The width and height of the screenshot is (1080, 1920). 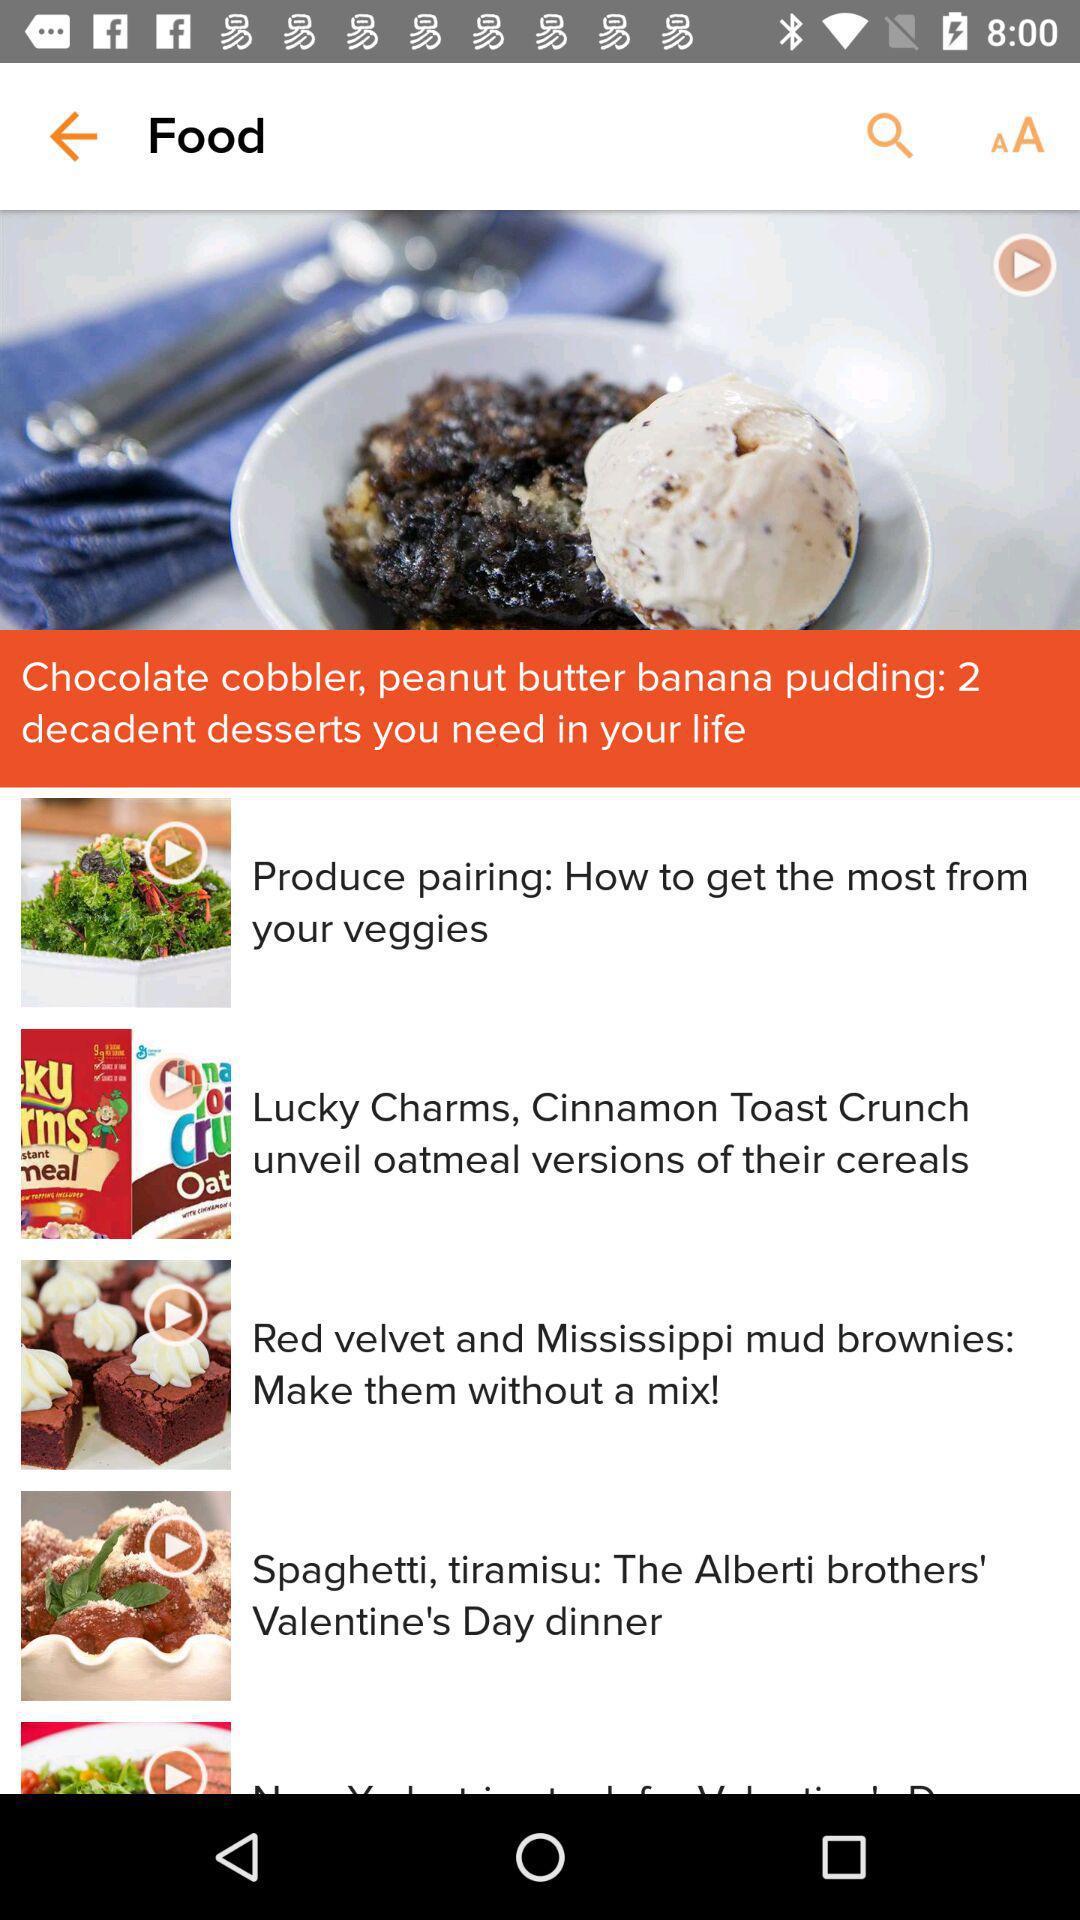 What do you see at coordinates (126, 901) in the screenshot?
I see `the image beside produce pairing` at bounding box center [126, 901].